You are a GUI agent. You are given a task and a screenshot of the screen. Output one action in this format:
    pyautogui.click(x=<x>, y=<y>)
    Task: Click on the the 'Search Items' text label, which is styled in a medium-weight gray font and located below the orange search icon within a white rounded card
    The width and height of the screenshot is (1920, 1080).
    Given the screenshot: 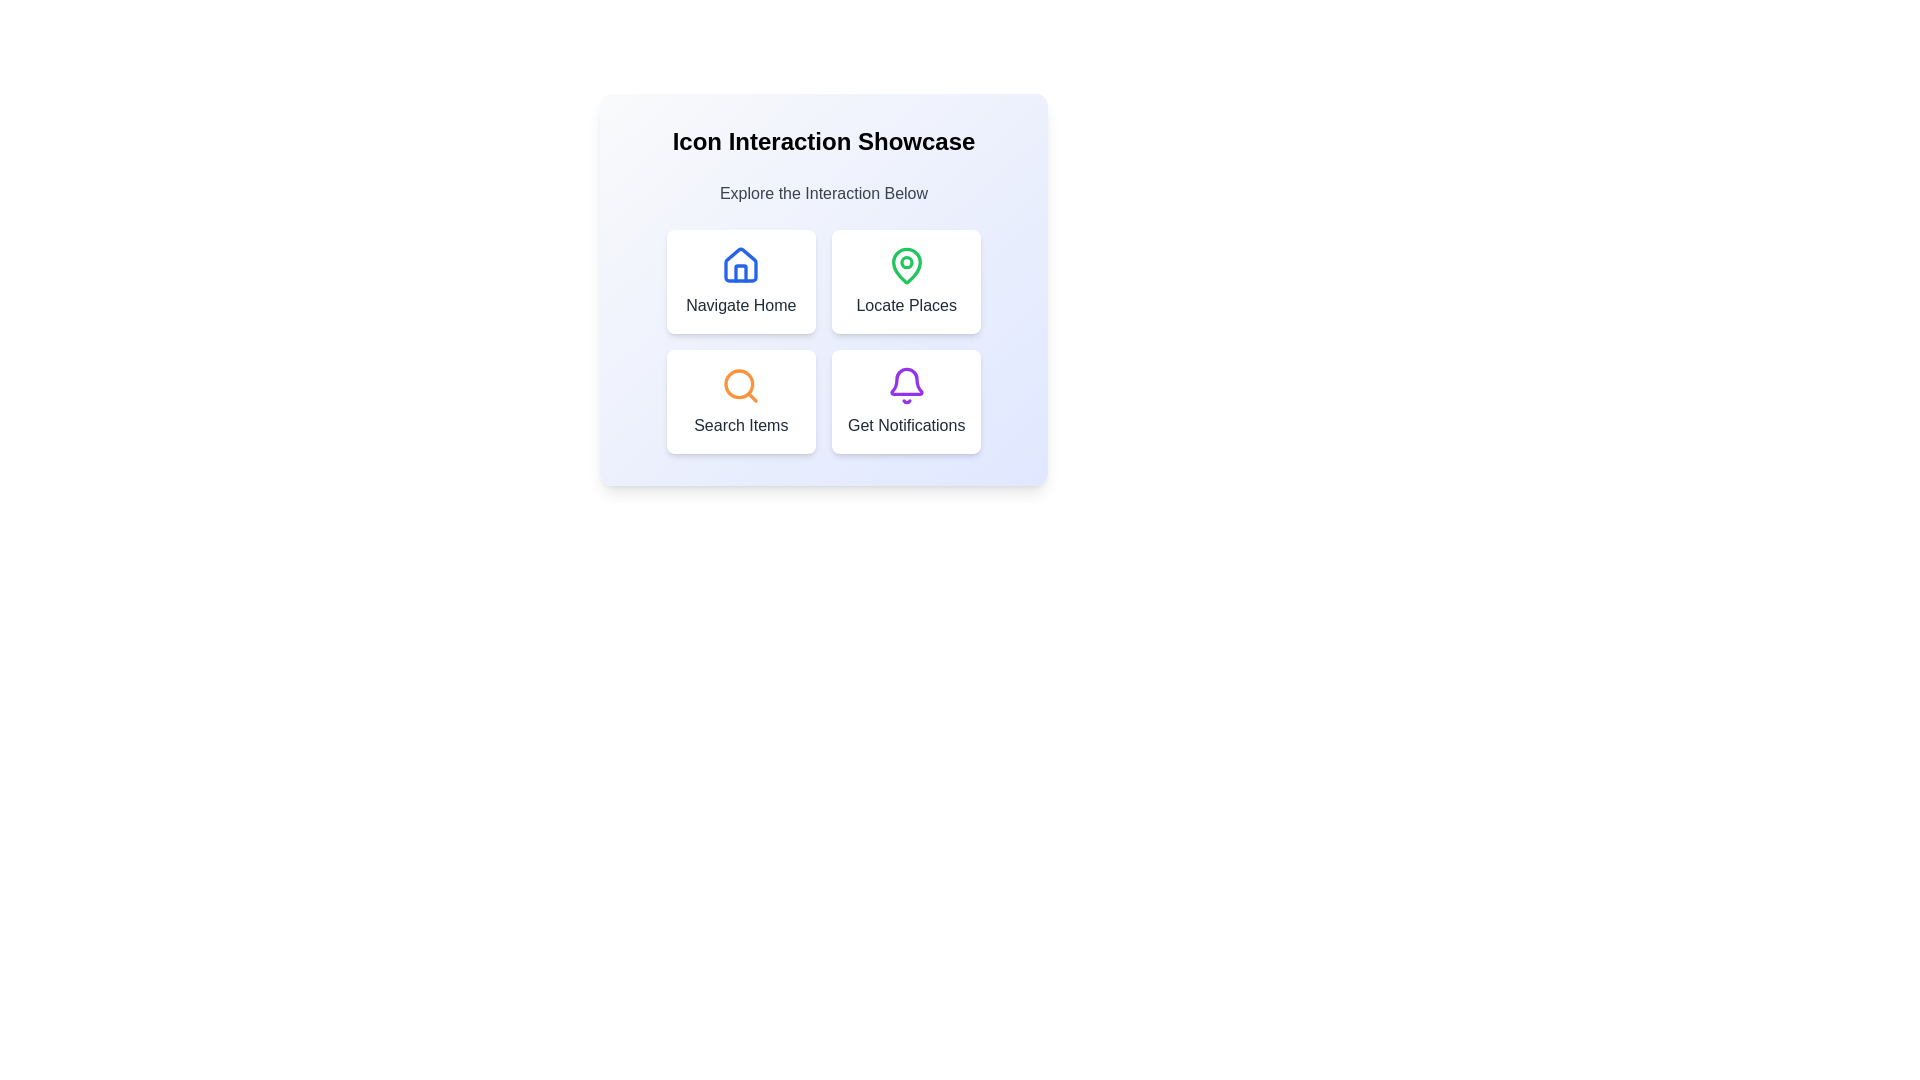 What is the action you would take?
    pyautogui.click(x=740, y=424)
    